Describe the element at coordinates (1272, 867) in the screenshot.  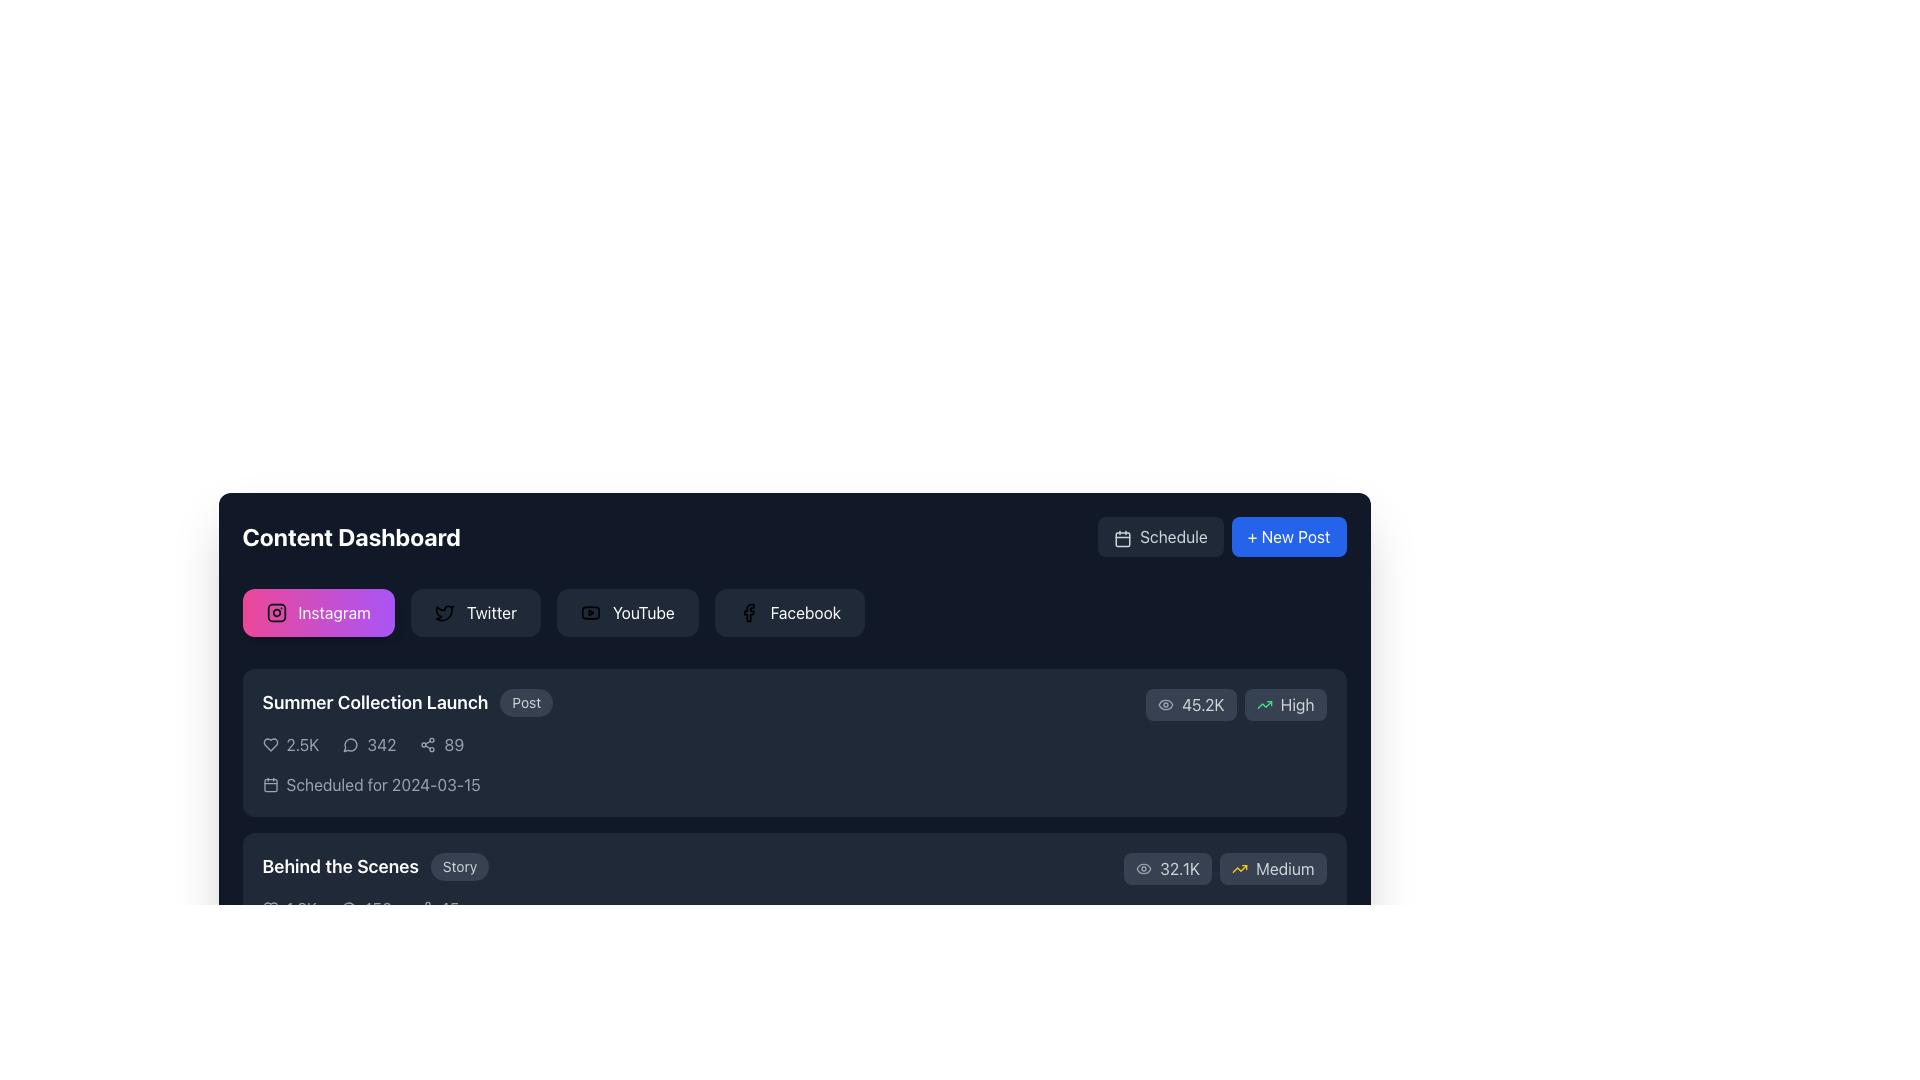
I see `label 'Medium' on the rectangular button with a dark gray background and yellow upward arrow icon, located at the bottom-right corner of the card-like structure` at that location.